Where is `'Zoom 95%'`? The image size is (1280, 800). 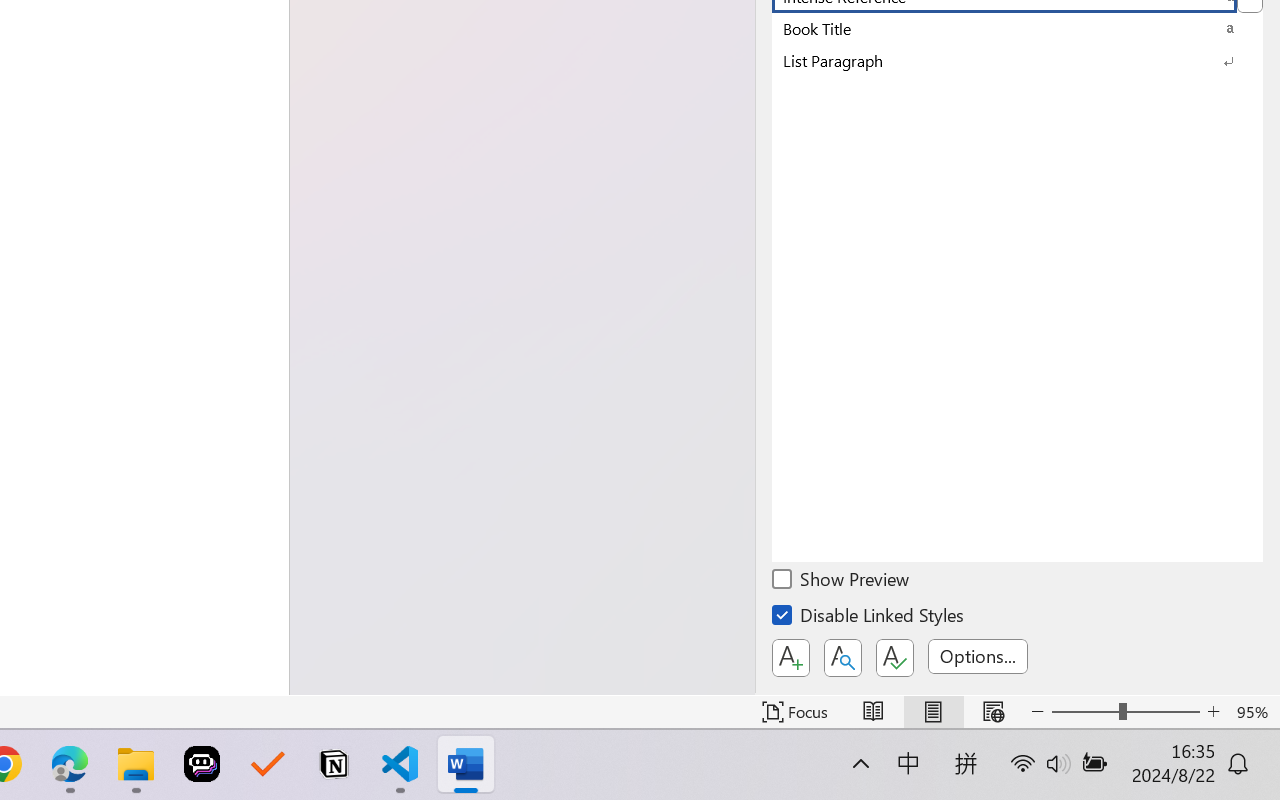 'Zoom 95%' is located at coordinates (1252, 711).